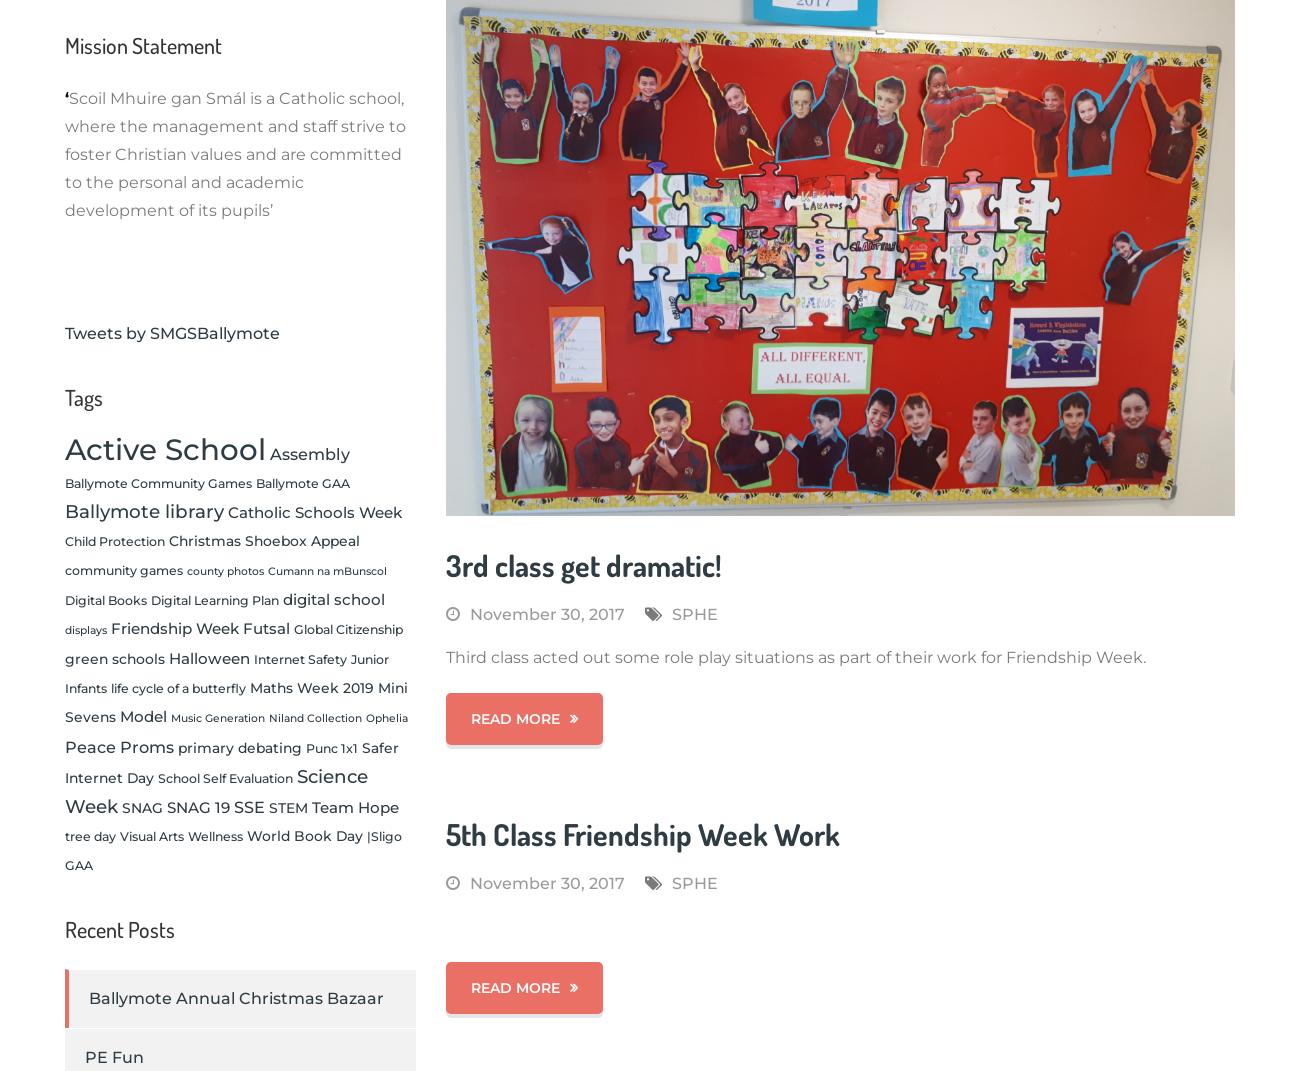 The width and height of the screenshot is (1300, 1071). What do you see at coordinates (269, 453) in the screenshot?
I see `'Assembly'` at bounding box center [269, 453].